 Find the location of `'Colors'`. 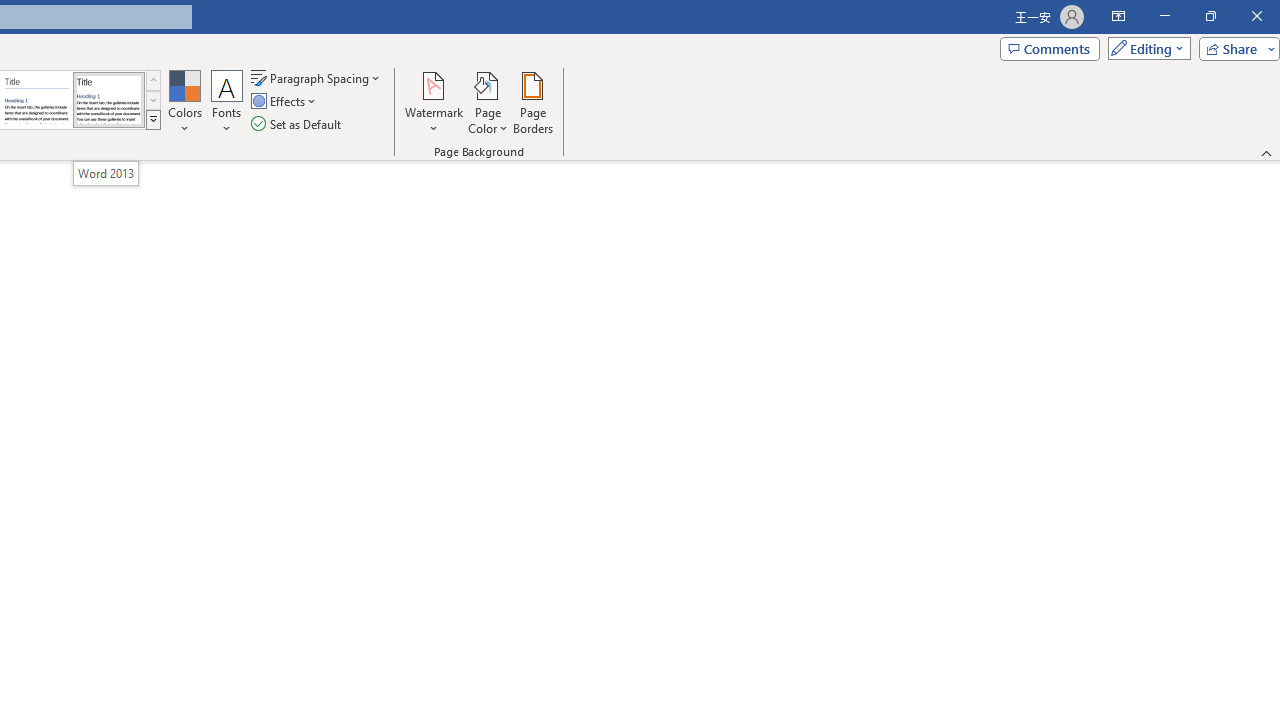

'Colors' is located at coordinates (184, 103).